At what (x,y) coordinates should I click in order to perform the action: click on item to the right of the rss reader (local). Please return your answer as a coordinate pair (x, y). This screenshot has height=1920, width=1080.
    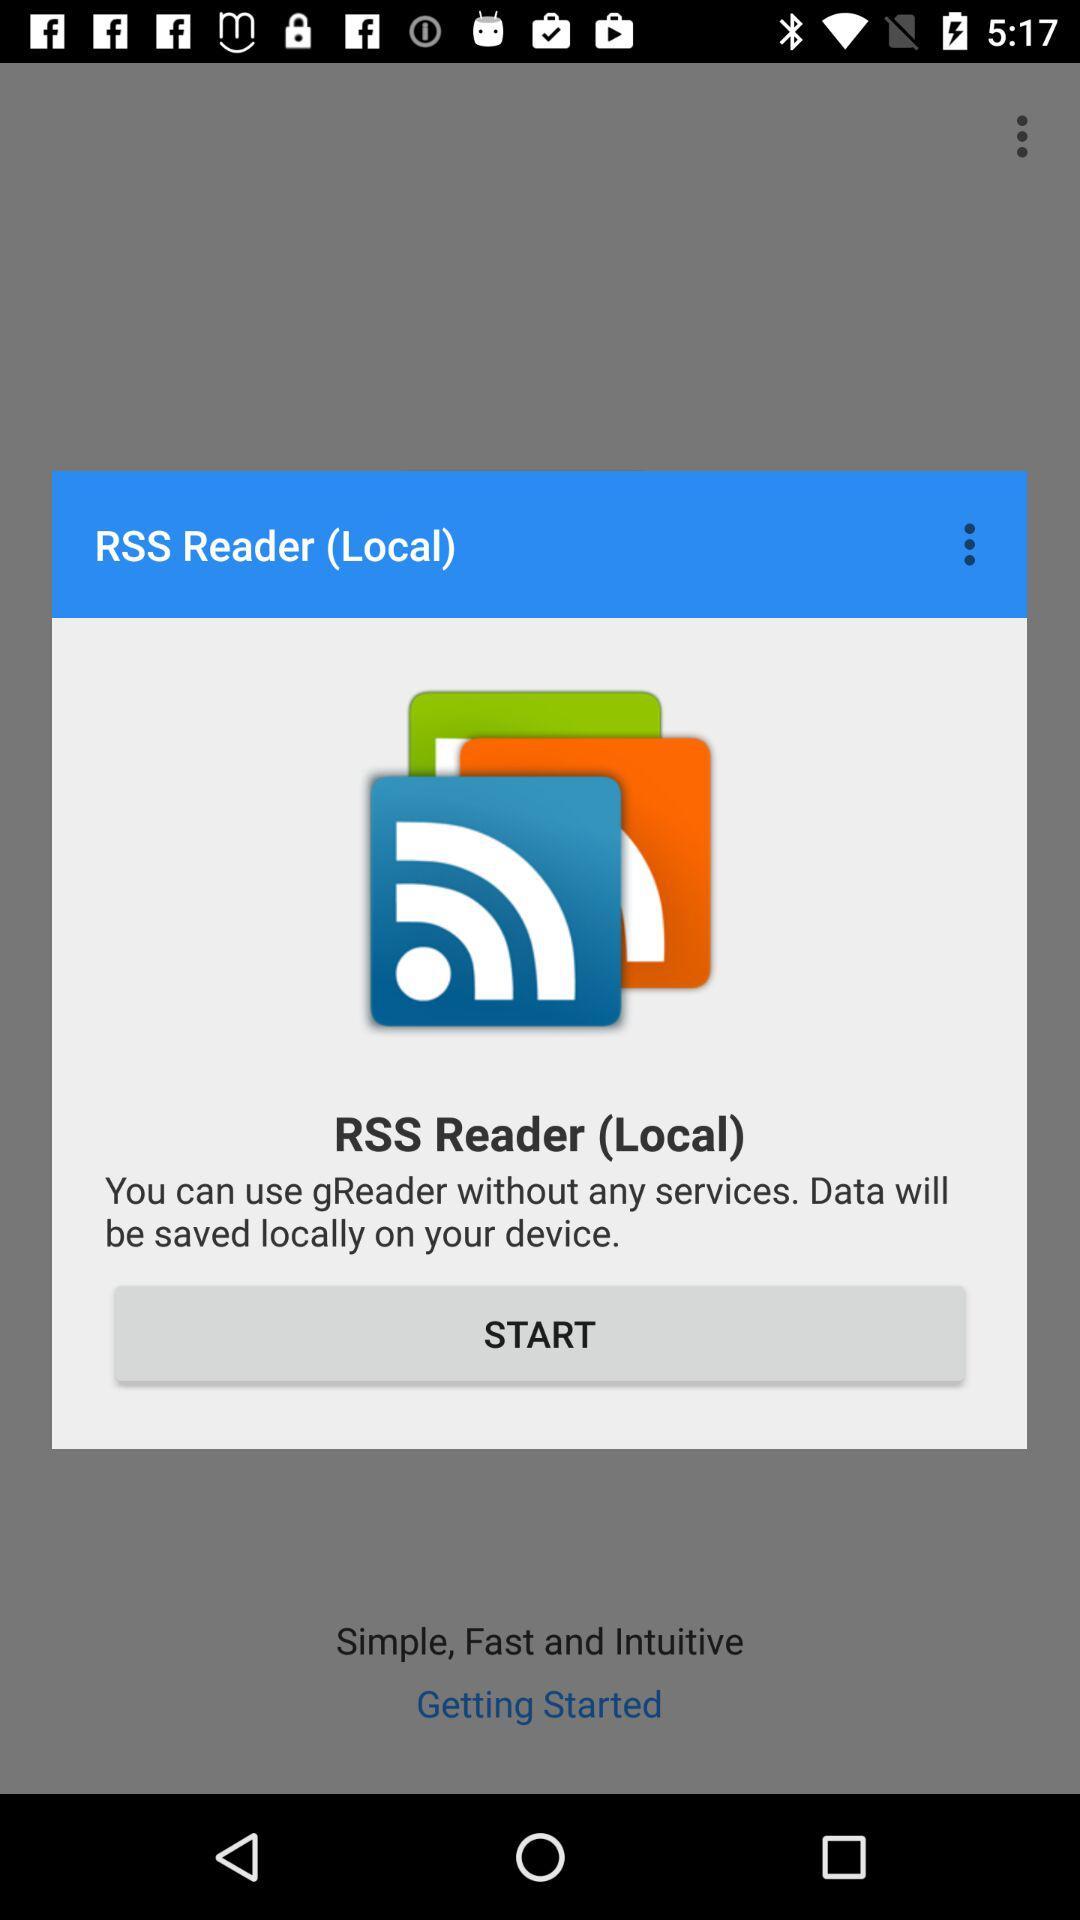
    Looking at the image, I should click on (974, 544).